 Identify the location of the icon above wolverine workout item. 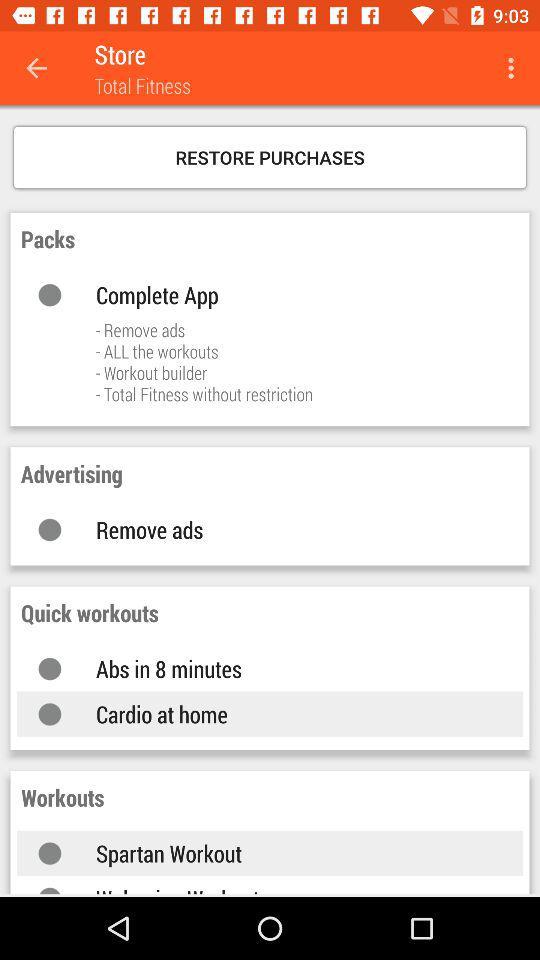
(288, 852).